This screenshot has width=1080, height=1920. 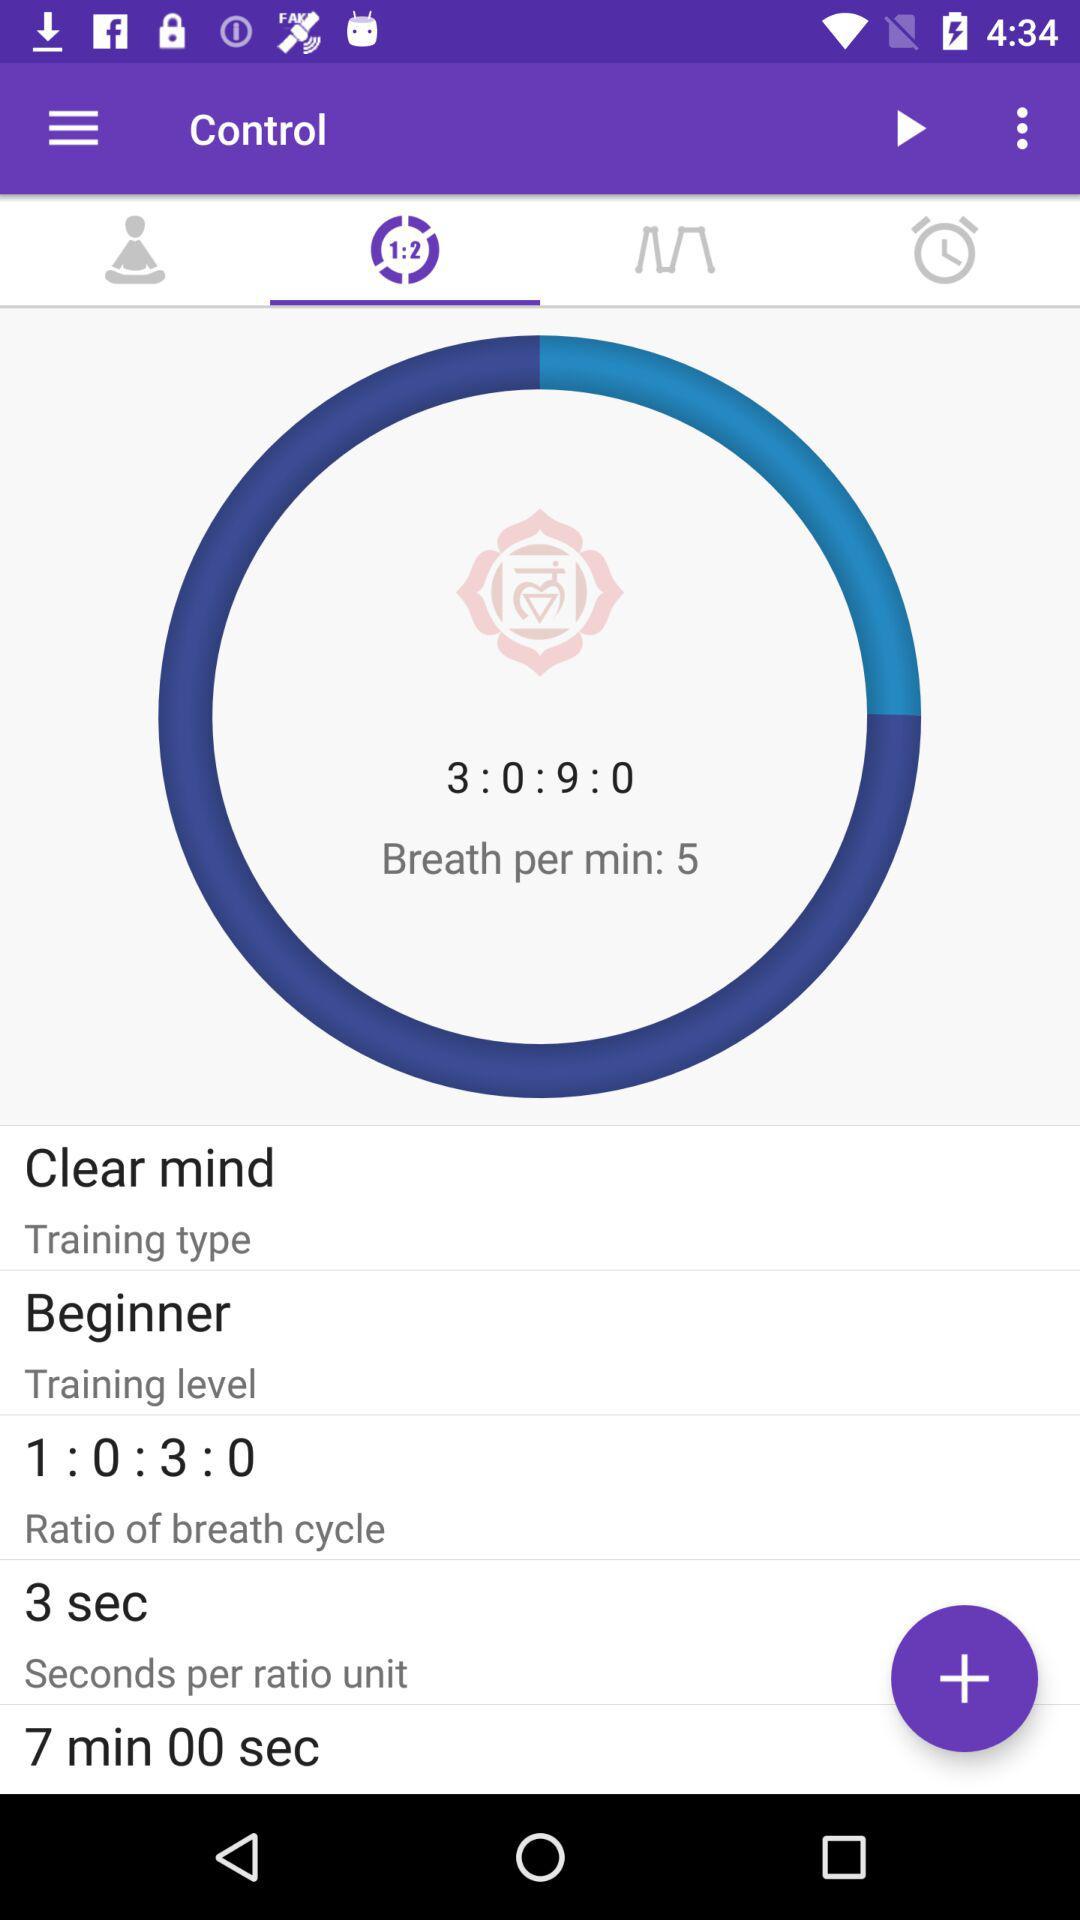 I want to click on the 3 sec icon, so click(x=540, y=1600).